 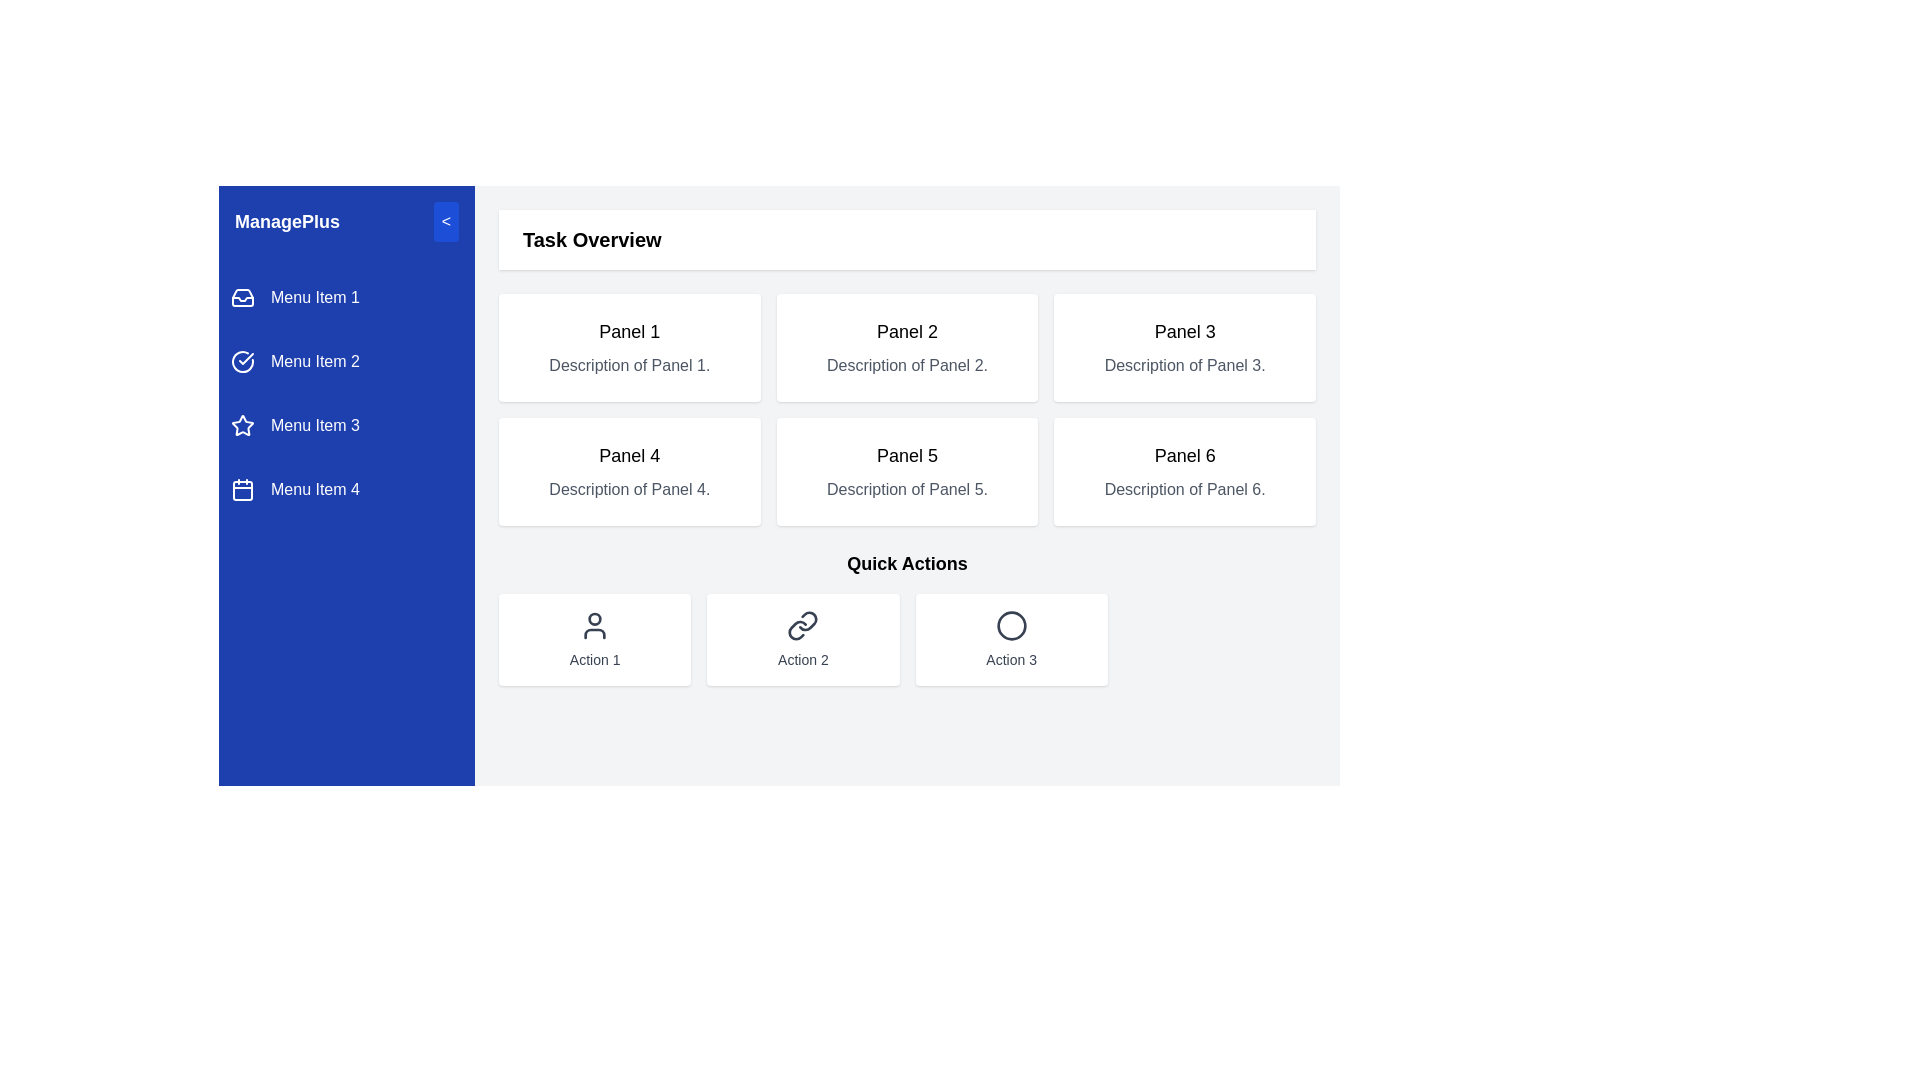 What do you see at coordinates (1185, 366) in the screenshot?
I see `text from the Text label displaying 'Description of Panel 3.' located in the top-right card of the grid layout within 'Panel 3'` at bounding box center [1185, 366].